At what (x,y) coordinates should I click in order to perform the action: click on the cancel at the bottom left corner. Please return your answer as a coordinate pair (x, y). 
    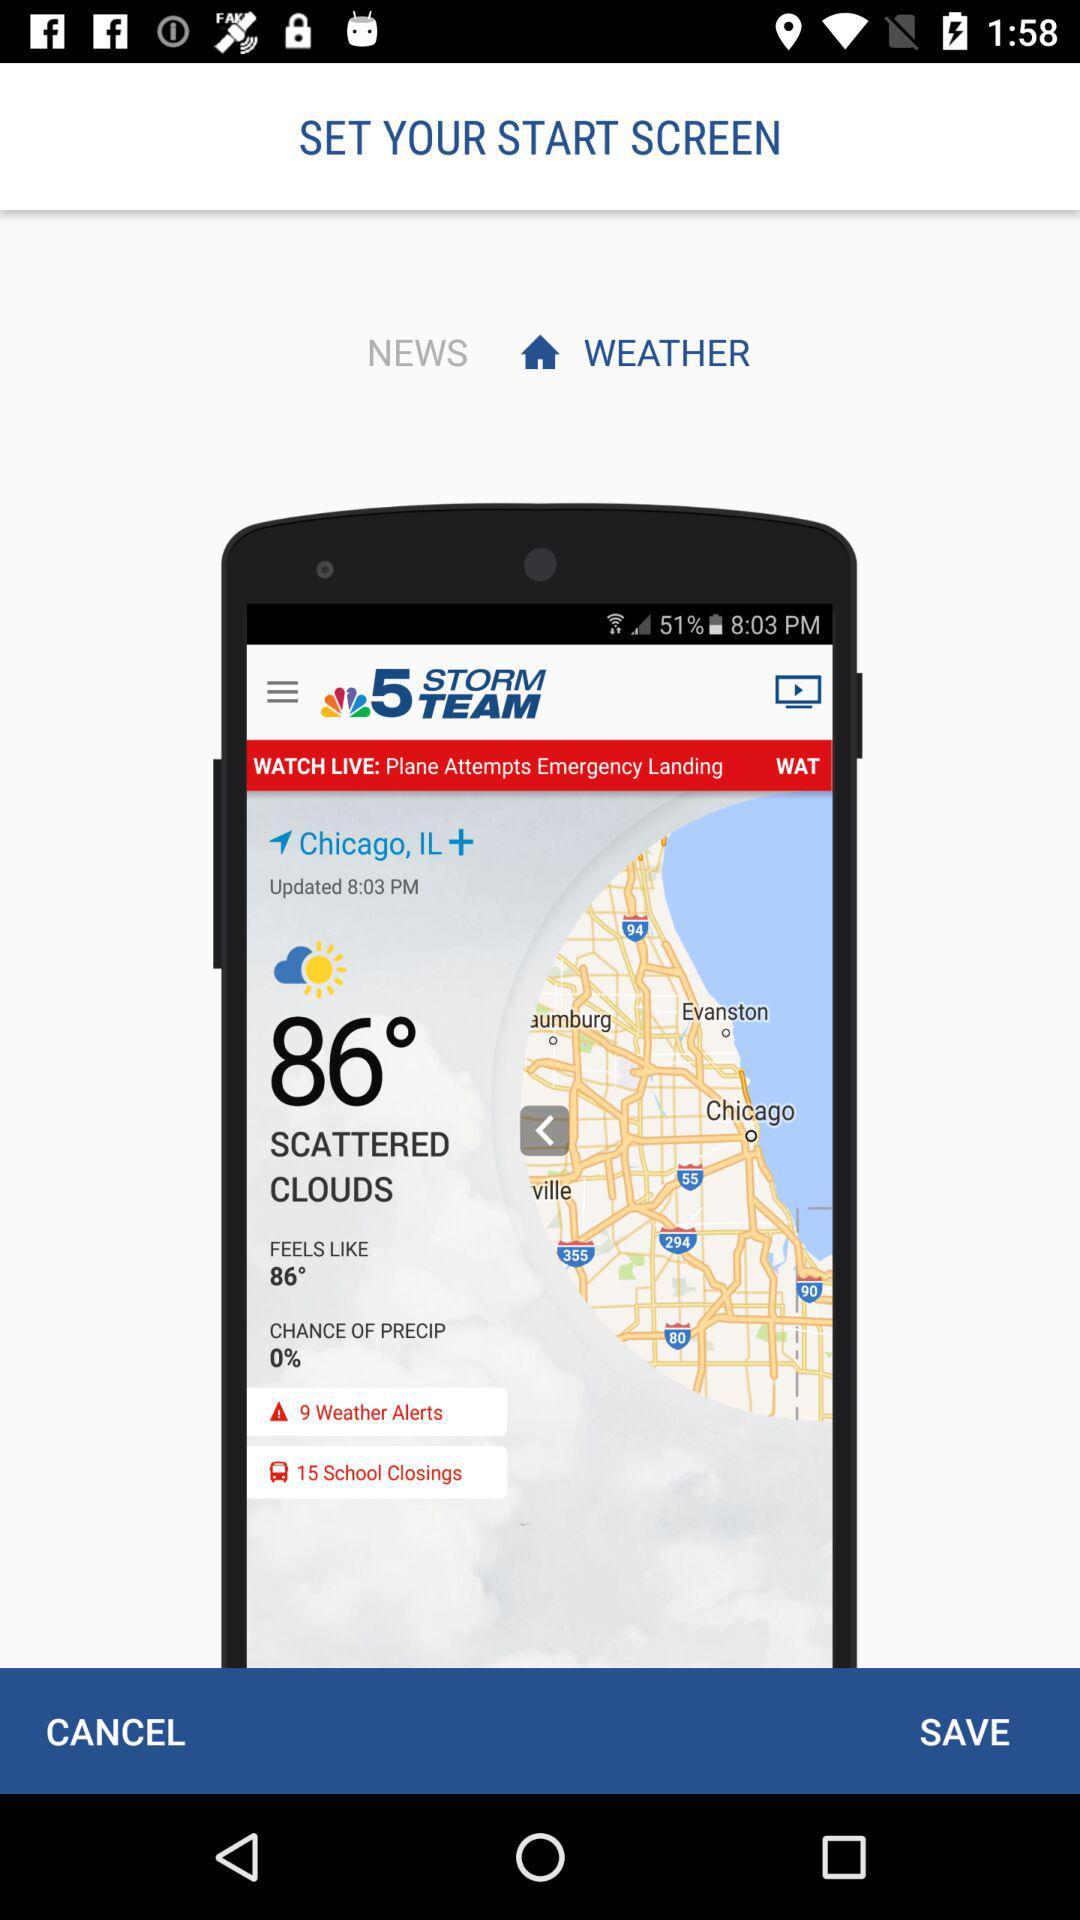
    Looking at the image, I should click on (115, 1730).